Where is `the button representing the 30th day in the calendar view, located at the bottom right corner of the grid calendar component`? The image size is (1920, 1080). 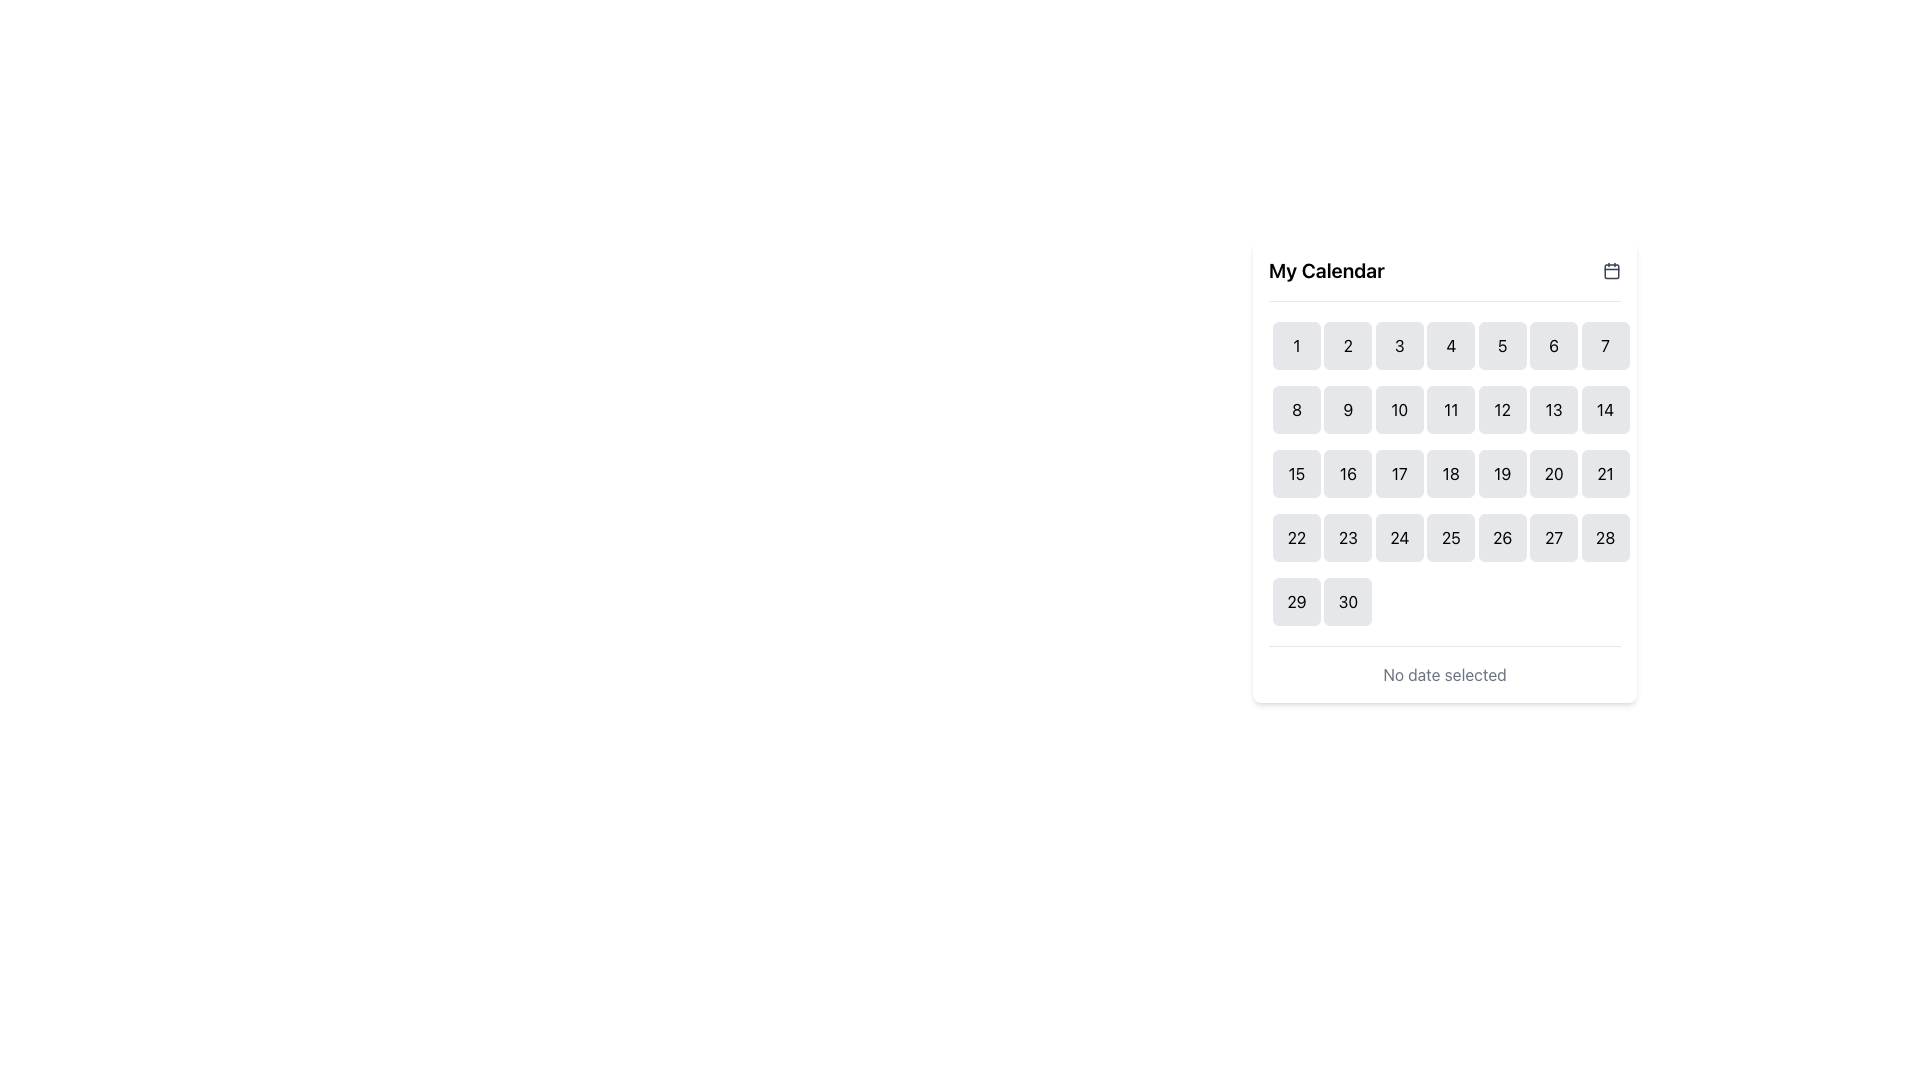
the button representing the 30th day in the calendar view, located at the bottom right corner of the grid calendar component is located at coordinates (1348, 600).